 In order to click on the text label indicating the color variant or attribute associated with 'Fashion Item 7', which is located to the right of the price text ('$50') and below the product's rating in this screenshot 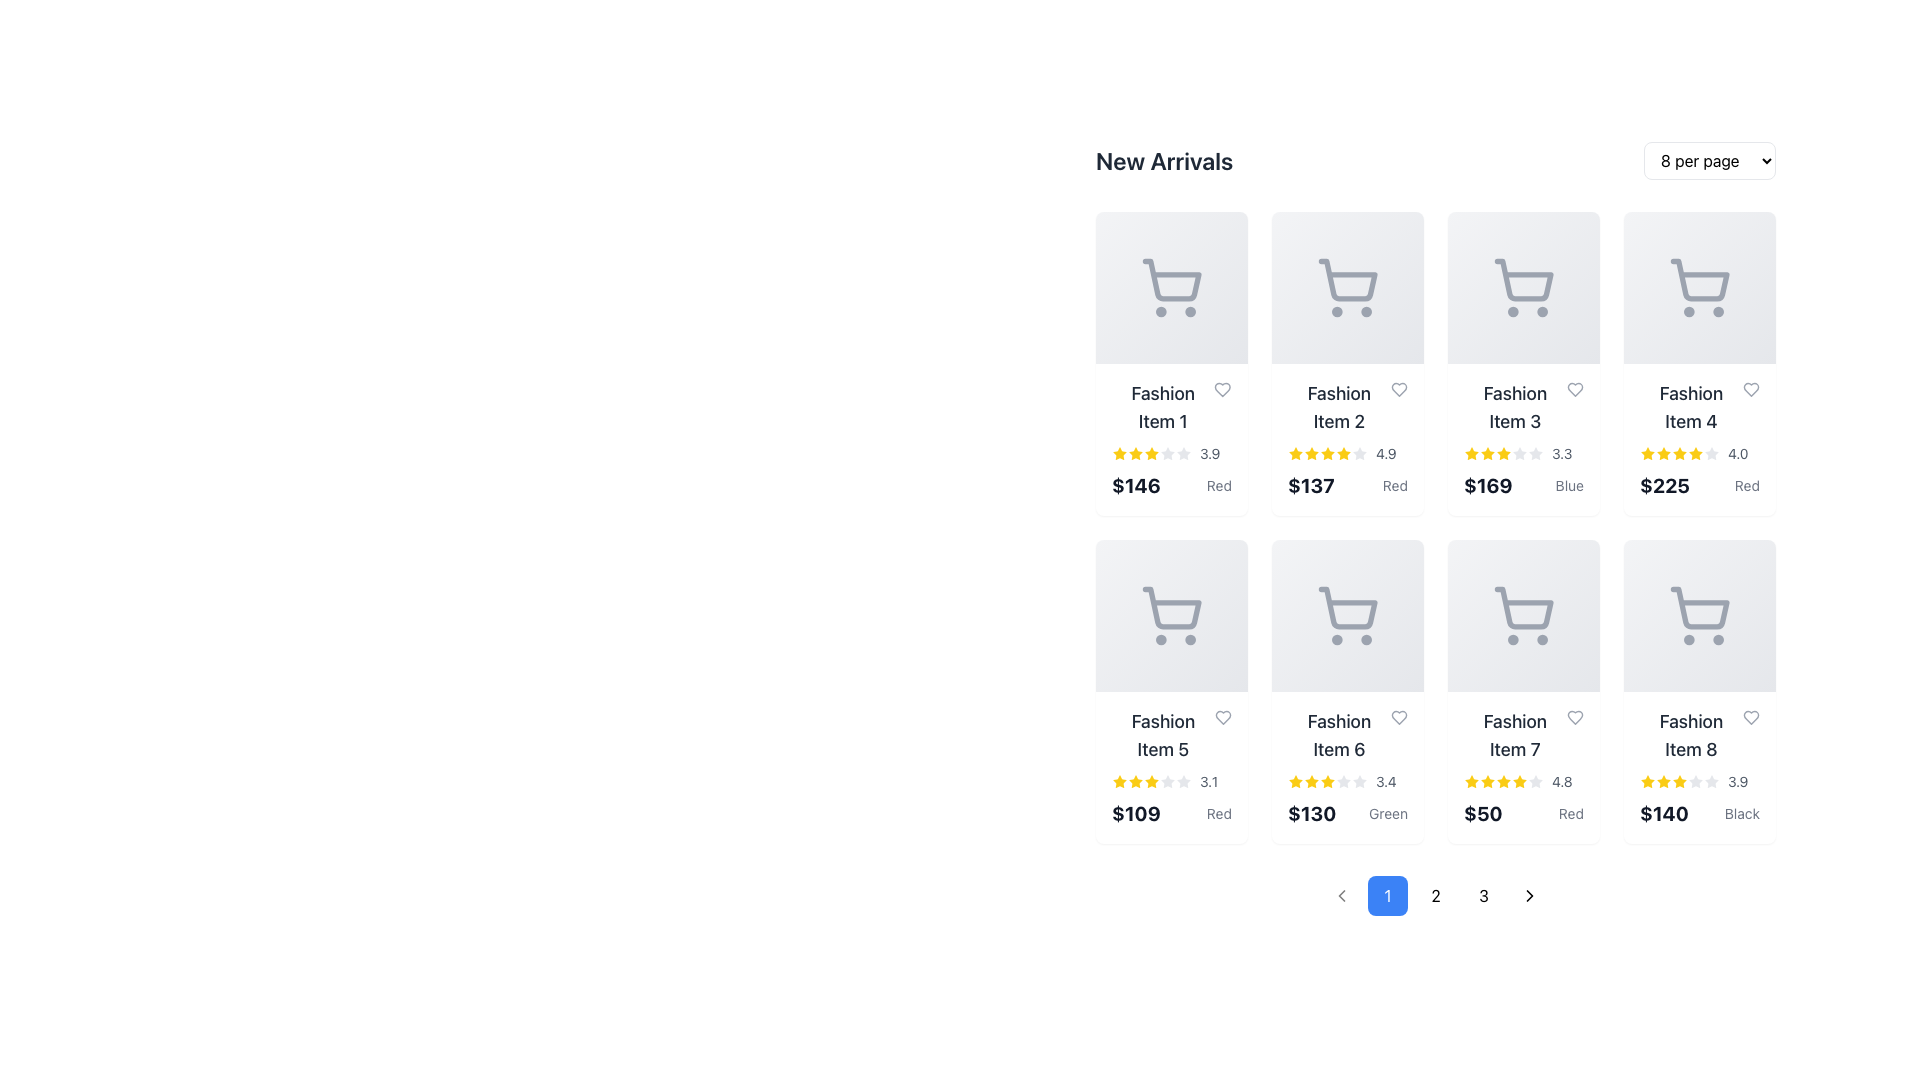, I will do `click(1570, 813)`.